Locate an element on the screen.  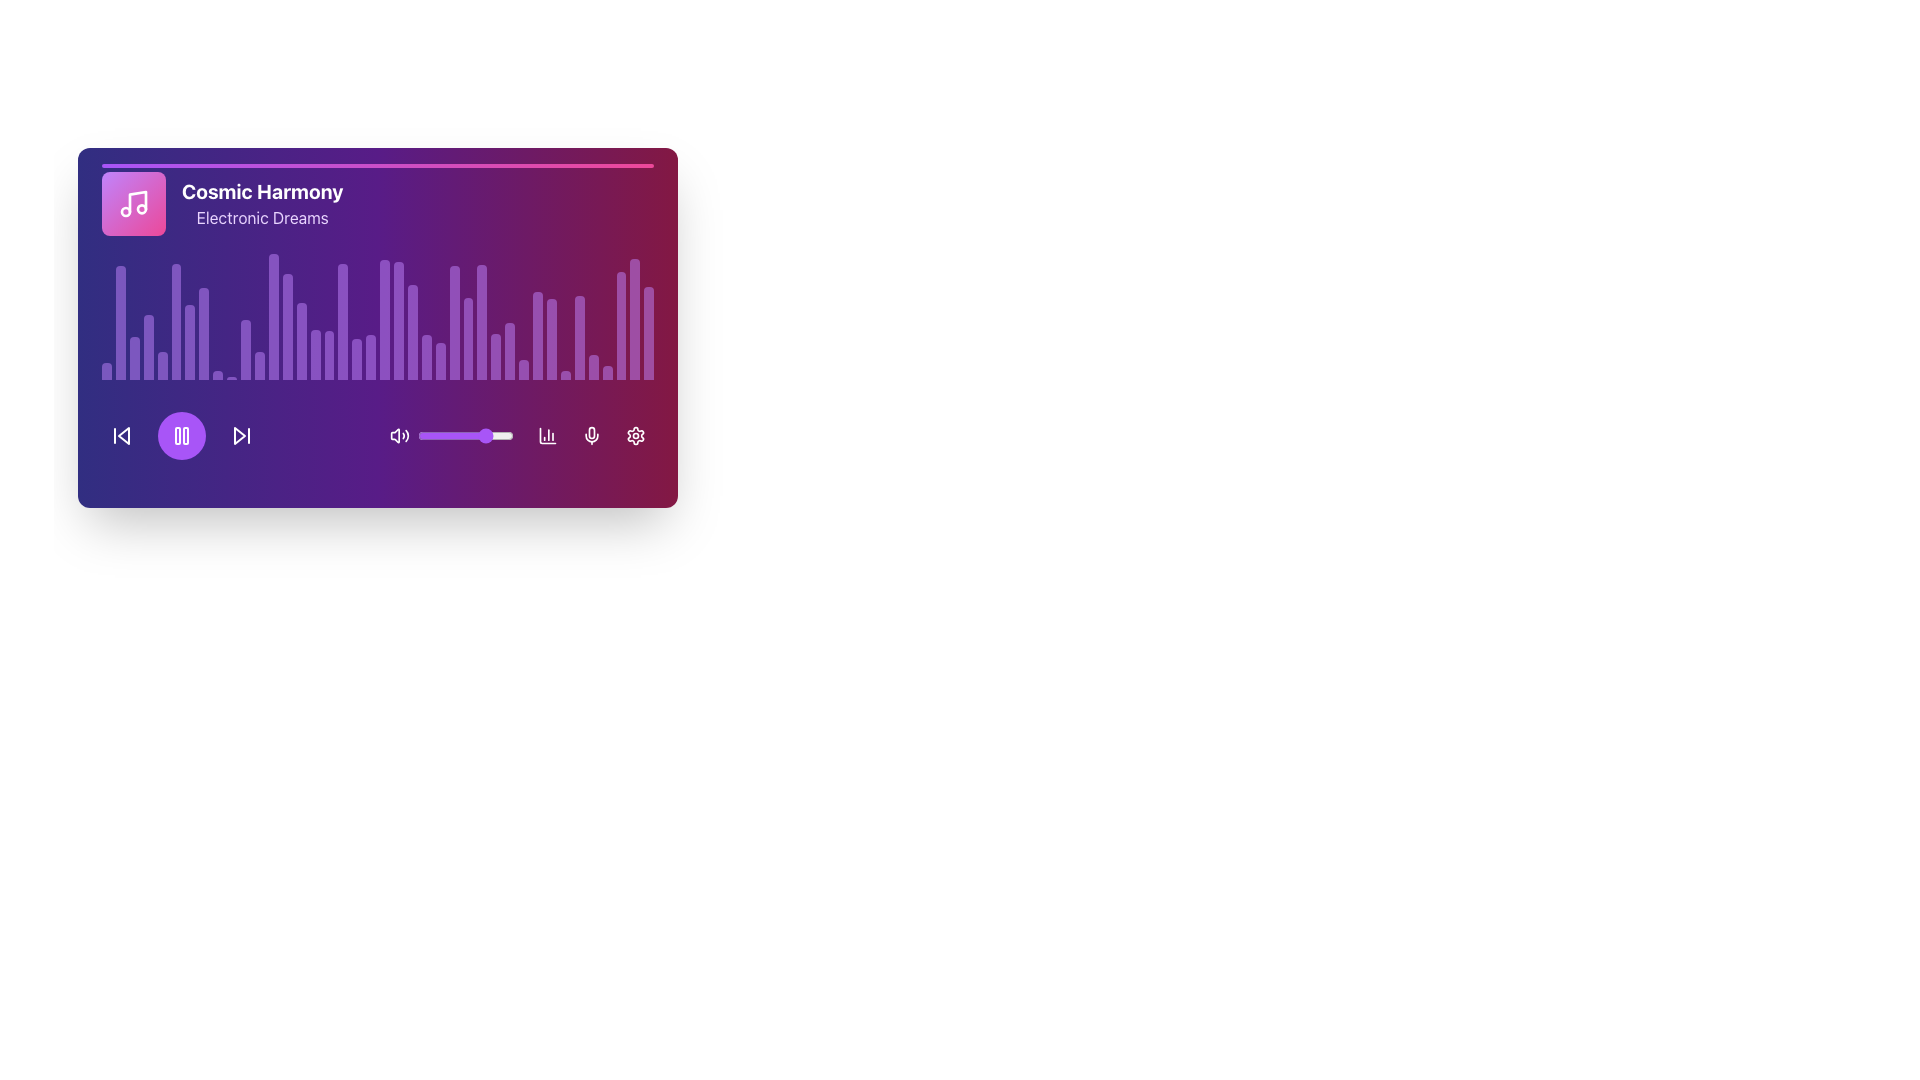
the eighth vertical bar in the audio visualizer bar chart, which represents a single data point is located at coordinates (204, 332).